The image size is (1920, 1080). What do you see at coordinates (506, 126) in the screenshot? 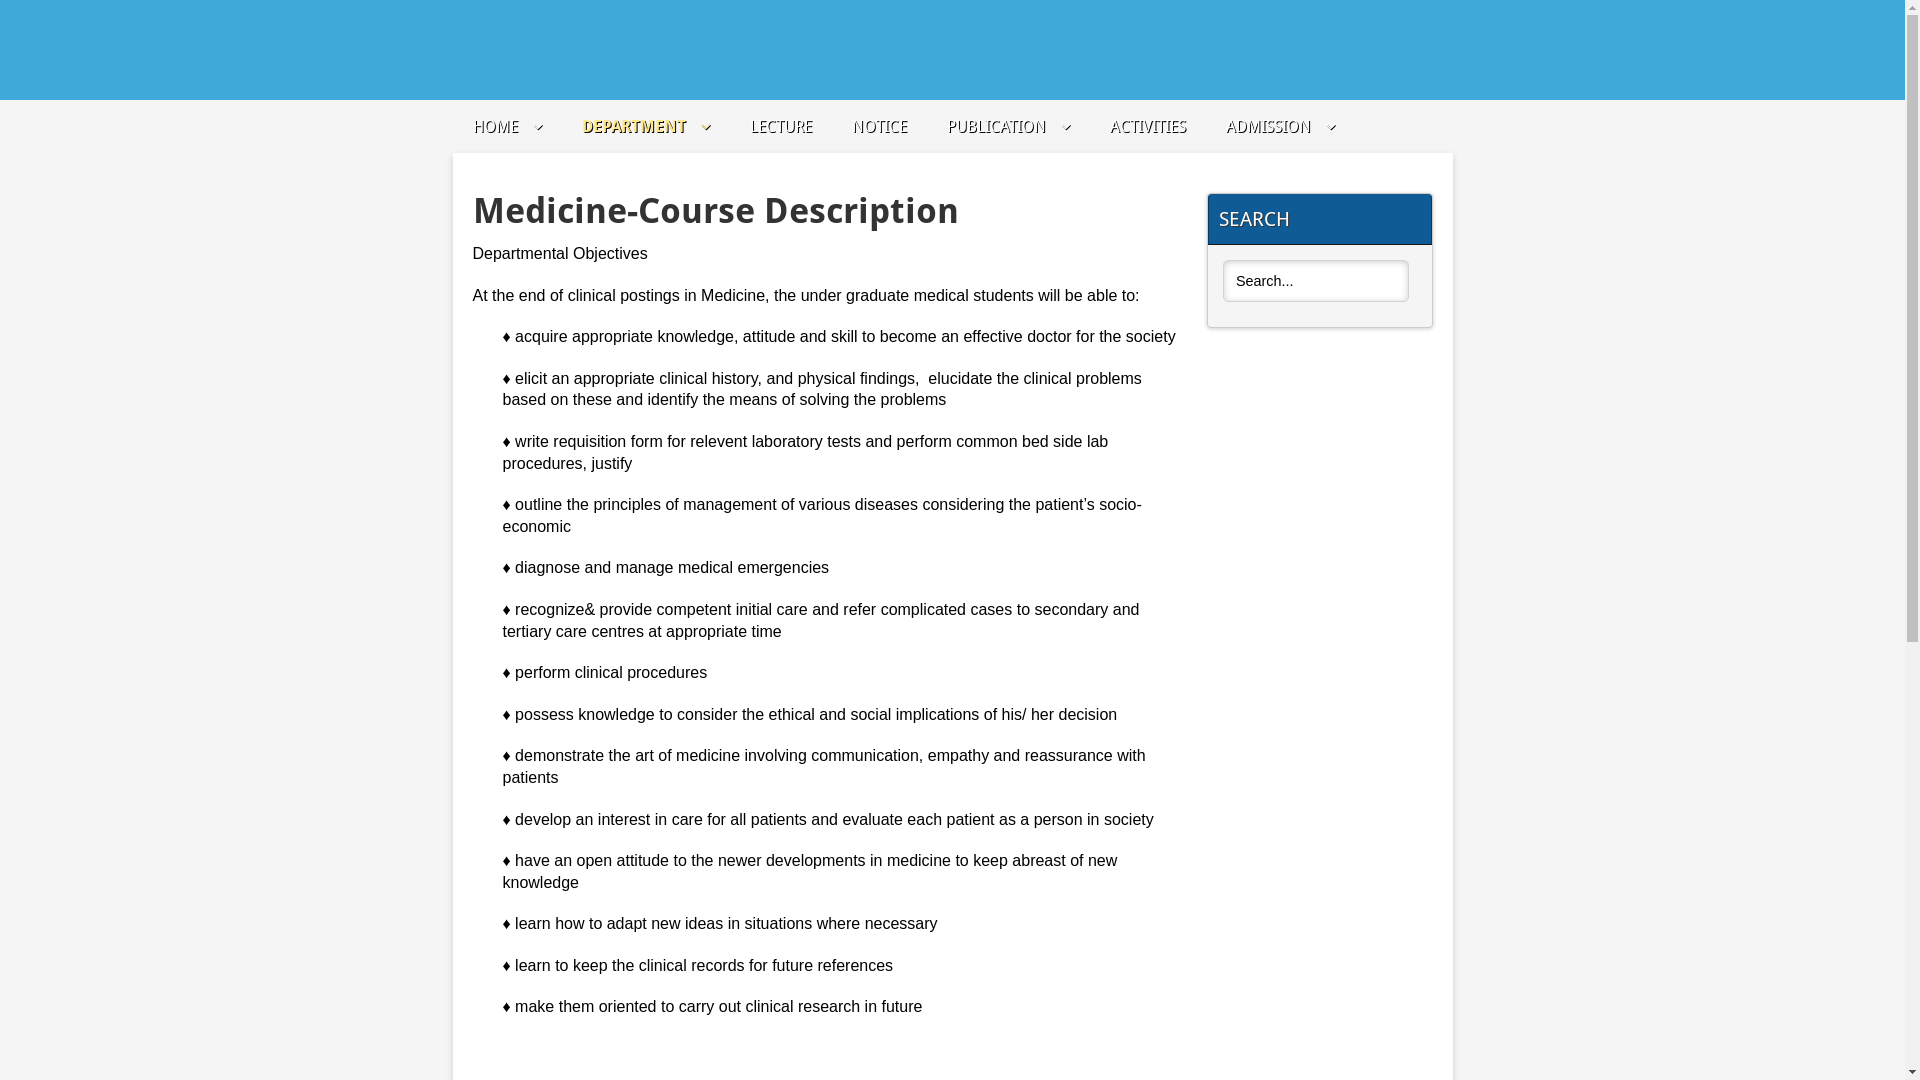
I see `'HOME'` at bounding box center [506, 126].